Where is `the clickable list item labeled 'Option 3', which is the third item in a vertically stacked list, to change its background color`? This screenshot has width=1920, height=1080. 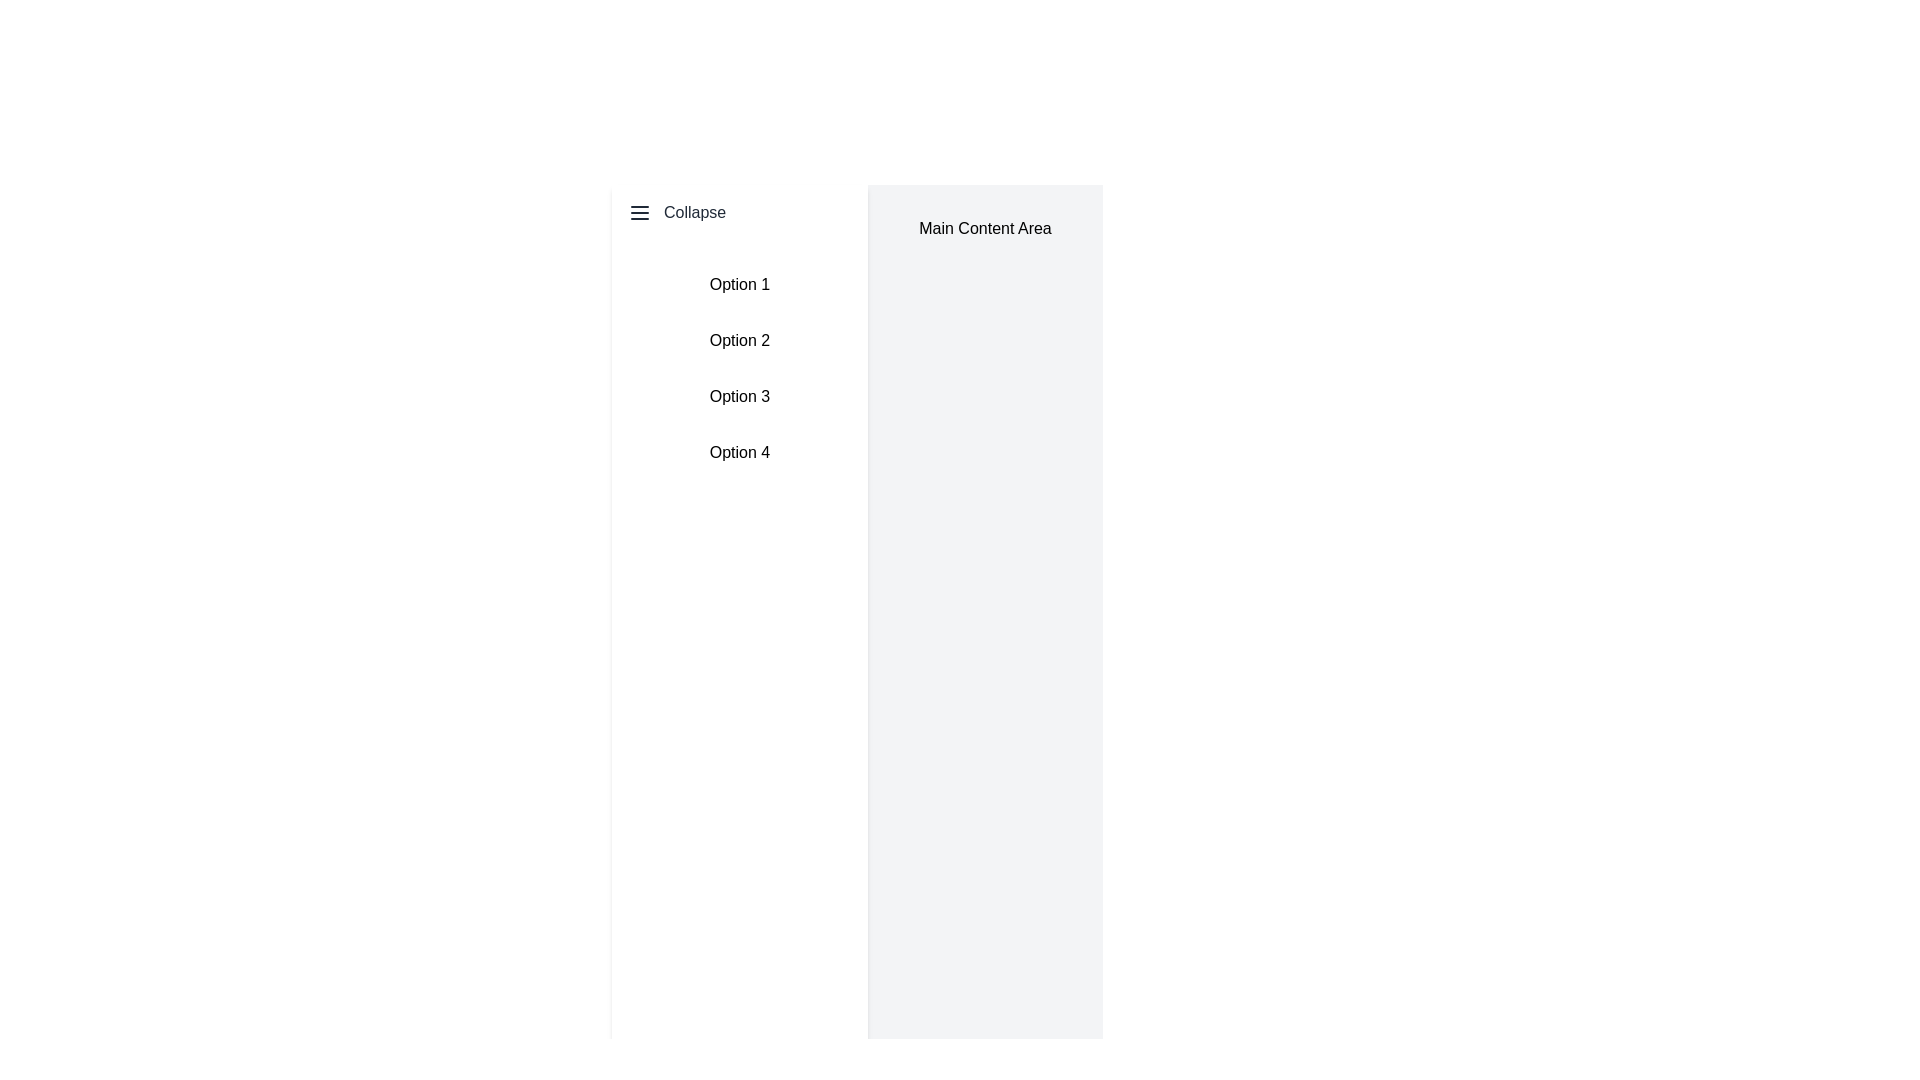 the clickable list item labeled 'Option 3', which is the third item in a vertically stacked list, to change its background color is located at coordinates (738, 397).